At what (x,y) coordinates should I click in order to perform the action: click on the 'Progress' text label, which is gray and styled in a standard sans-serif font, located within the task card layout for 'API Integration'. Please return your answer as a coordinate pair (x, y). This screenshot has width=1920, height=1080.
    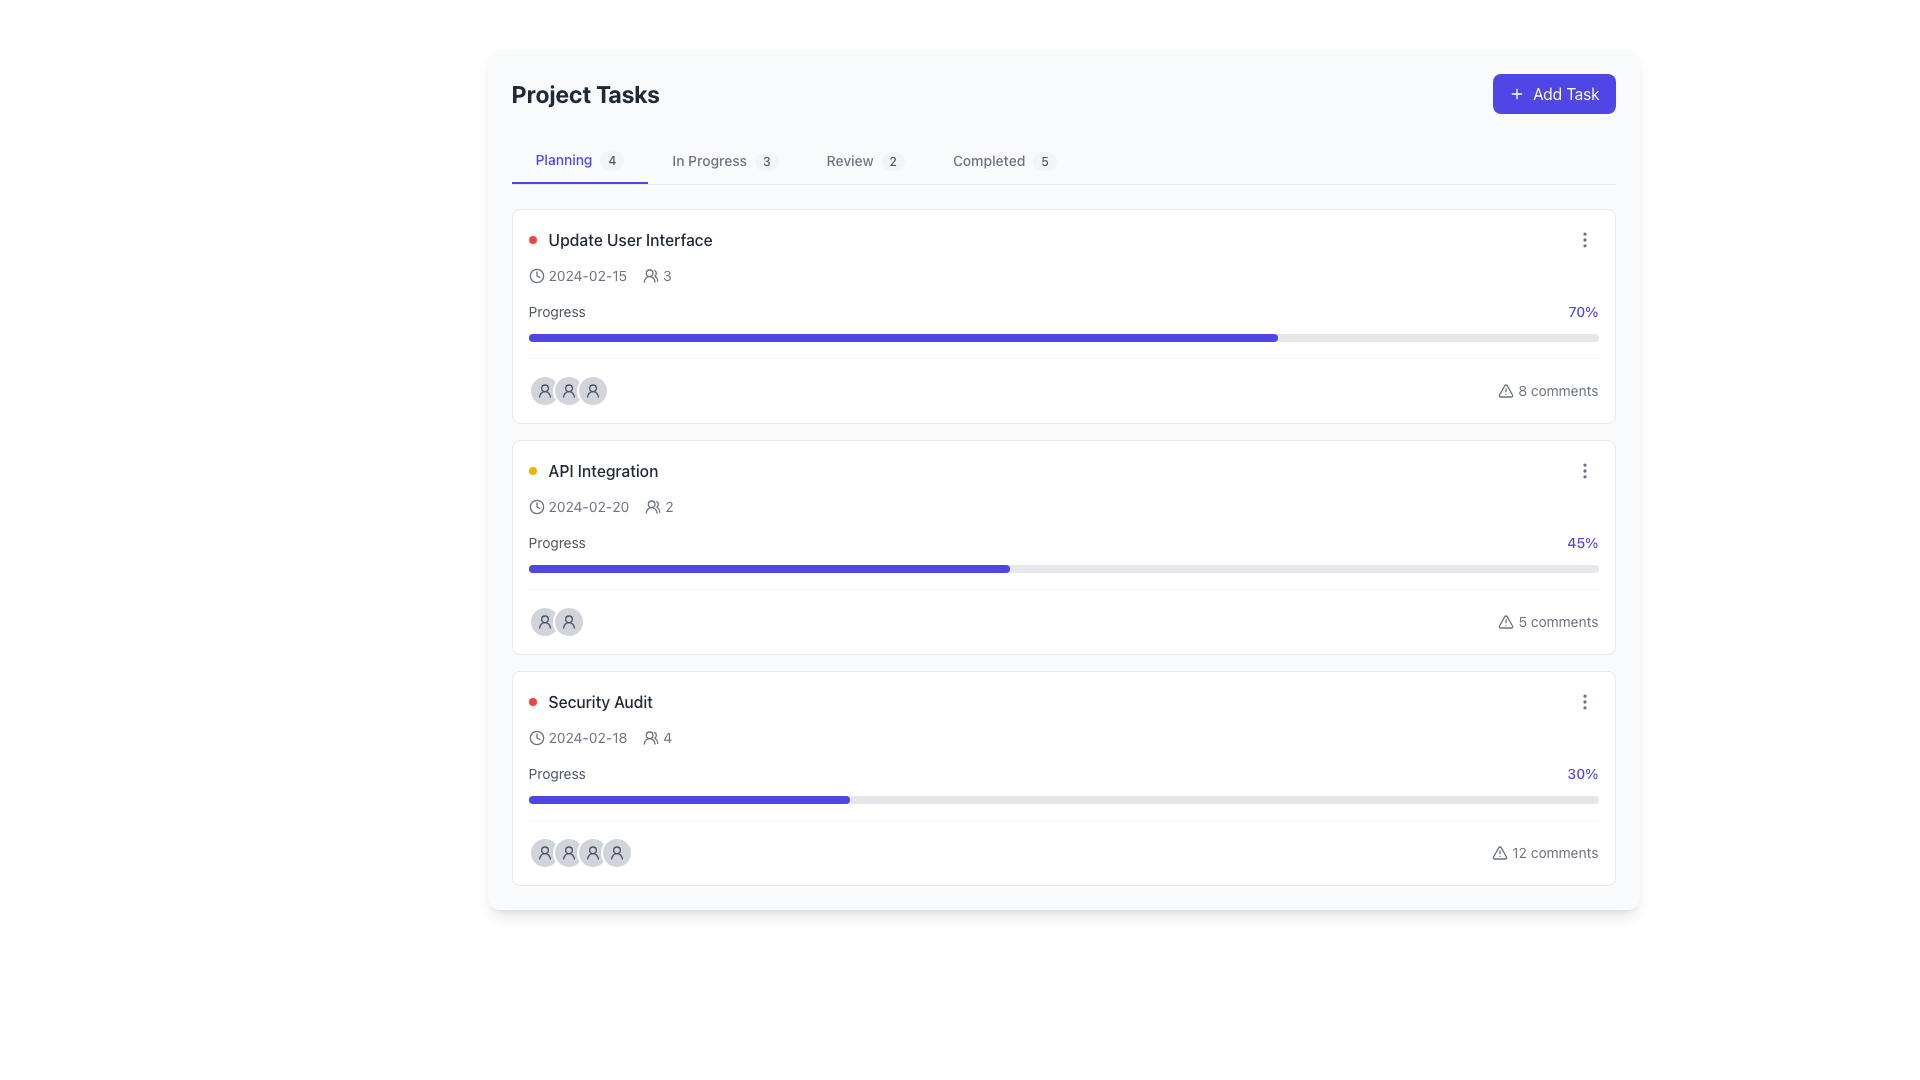
    Looking at the image, I should click on (557, 543).